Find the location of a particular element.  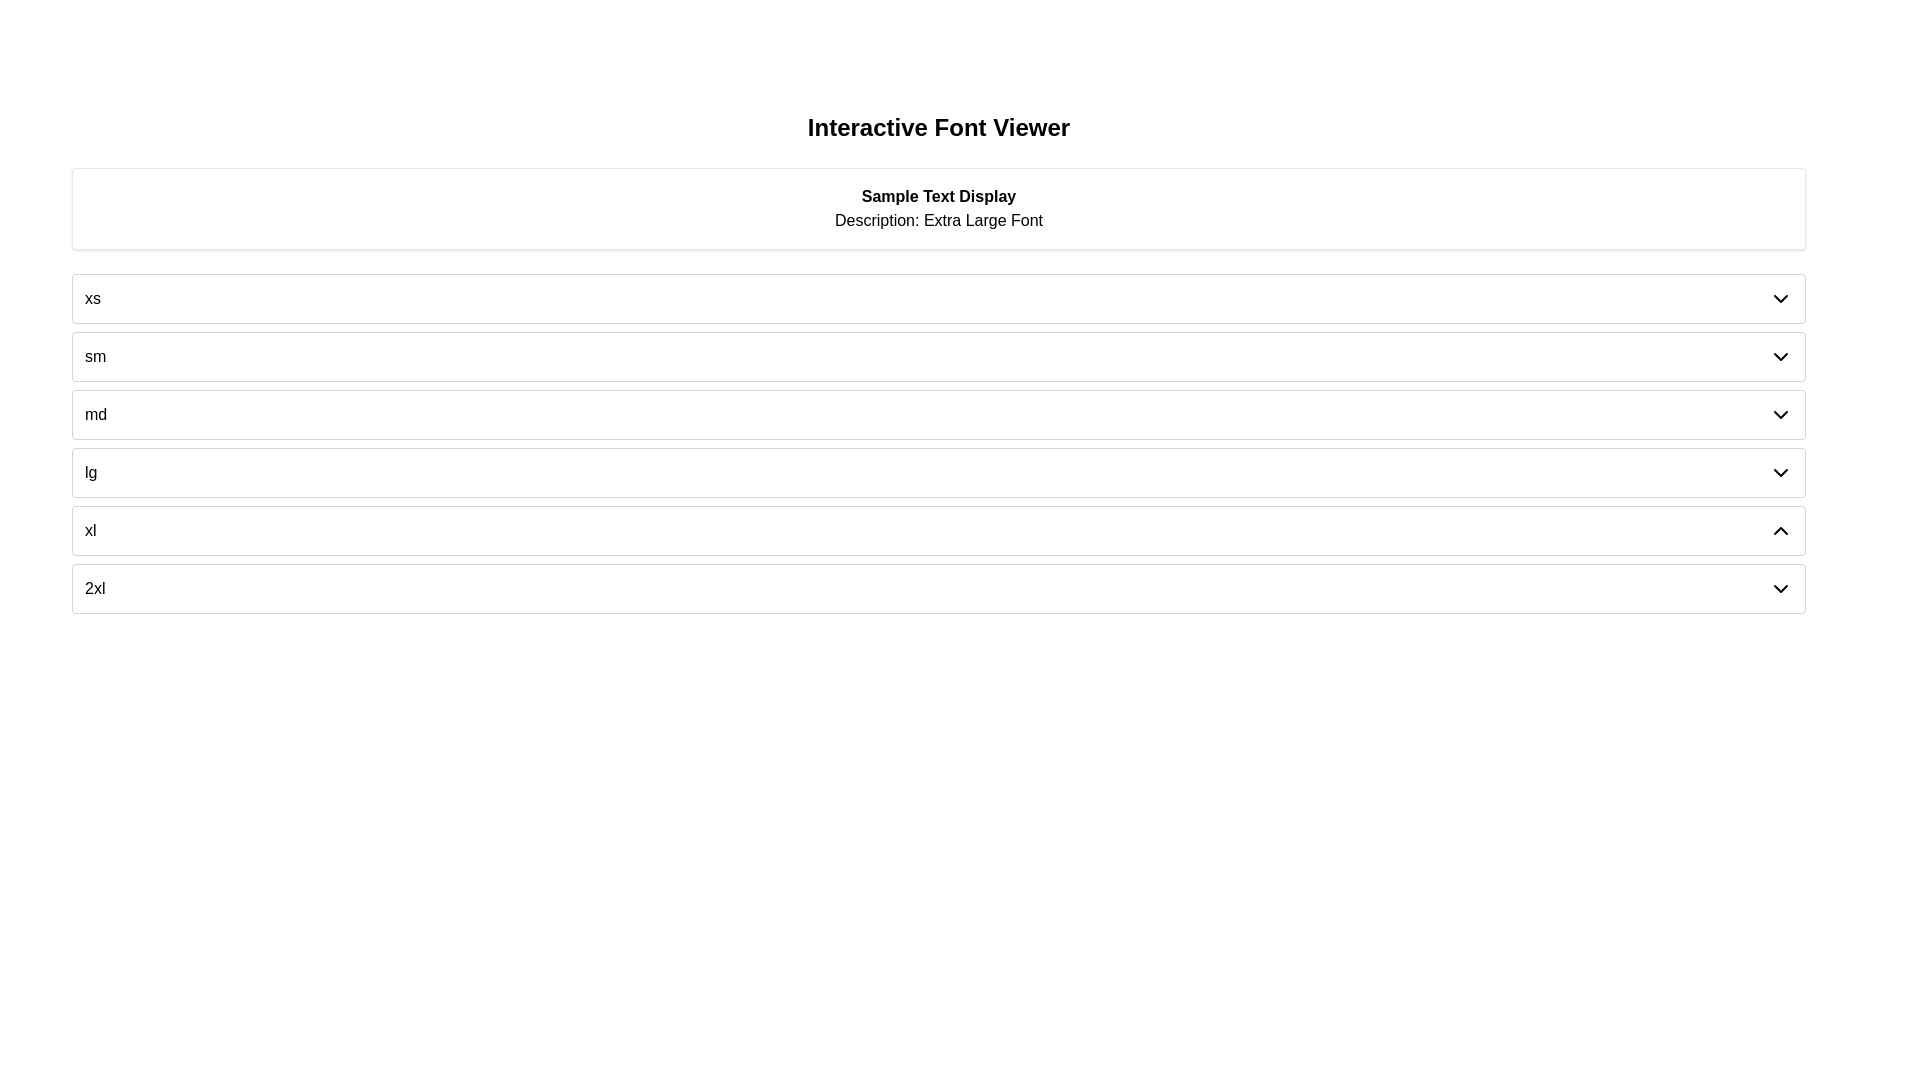

the downward-pointing chevron icon is located at coordinates (1780, 588).